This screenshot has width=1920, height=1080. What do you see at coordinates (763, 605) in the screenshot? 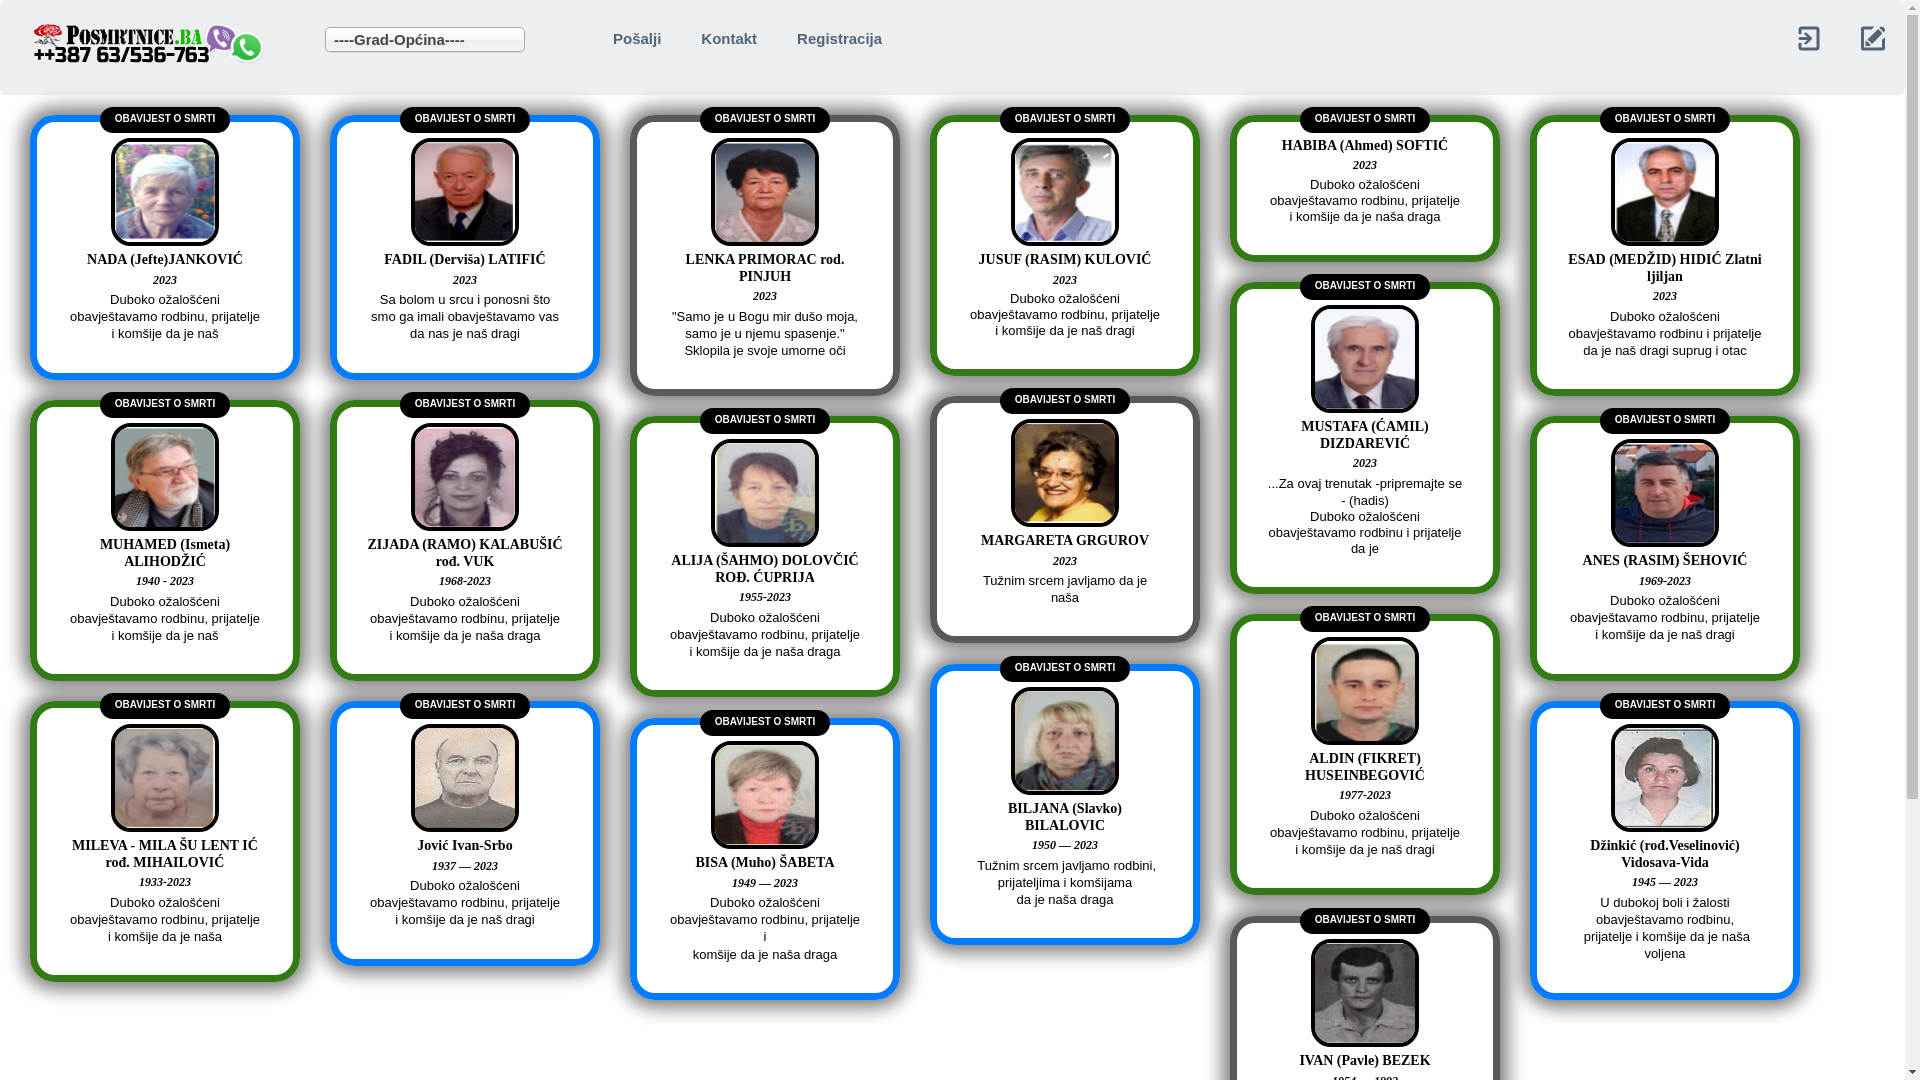
I see `'1955-2023'` at bounding box center [763, 605].